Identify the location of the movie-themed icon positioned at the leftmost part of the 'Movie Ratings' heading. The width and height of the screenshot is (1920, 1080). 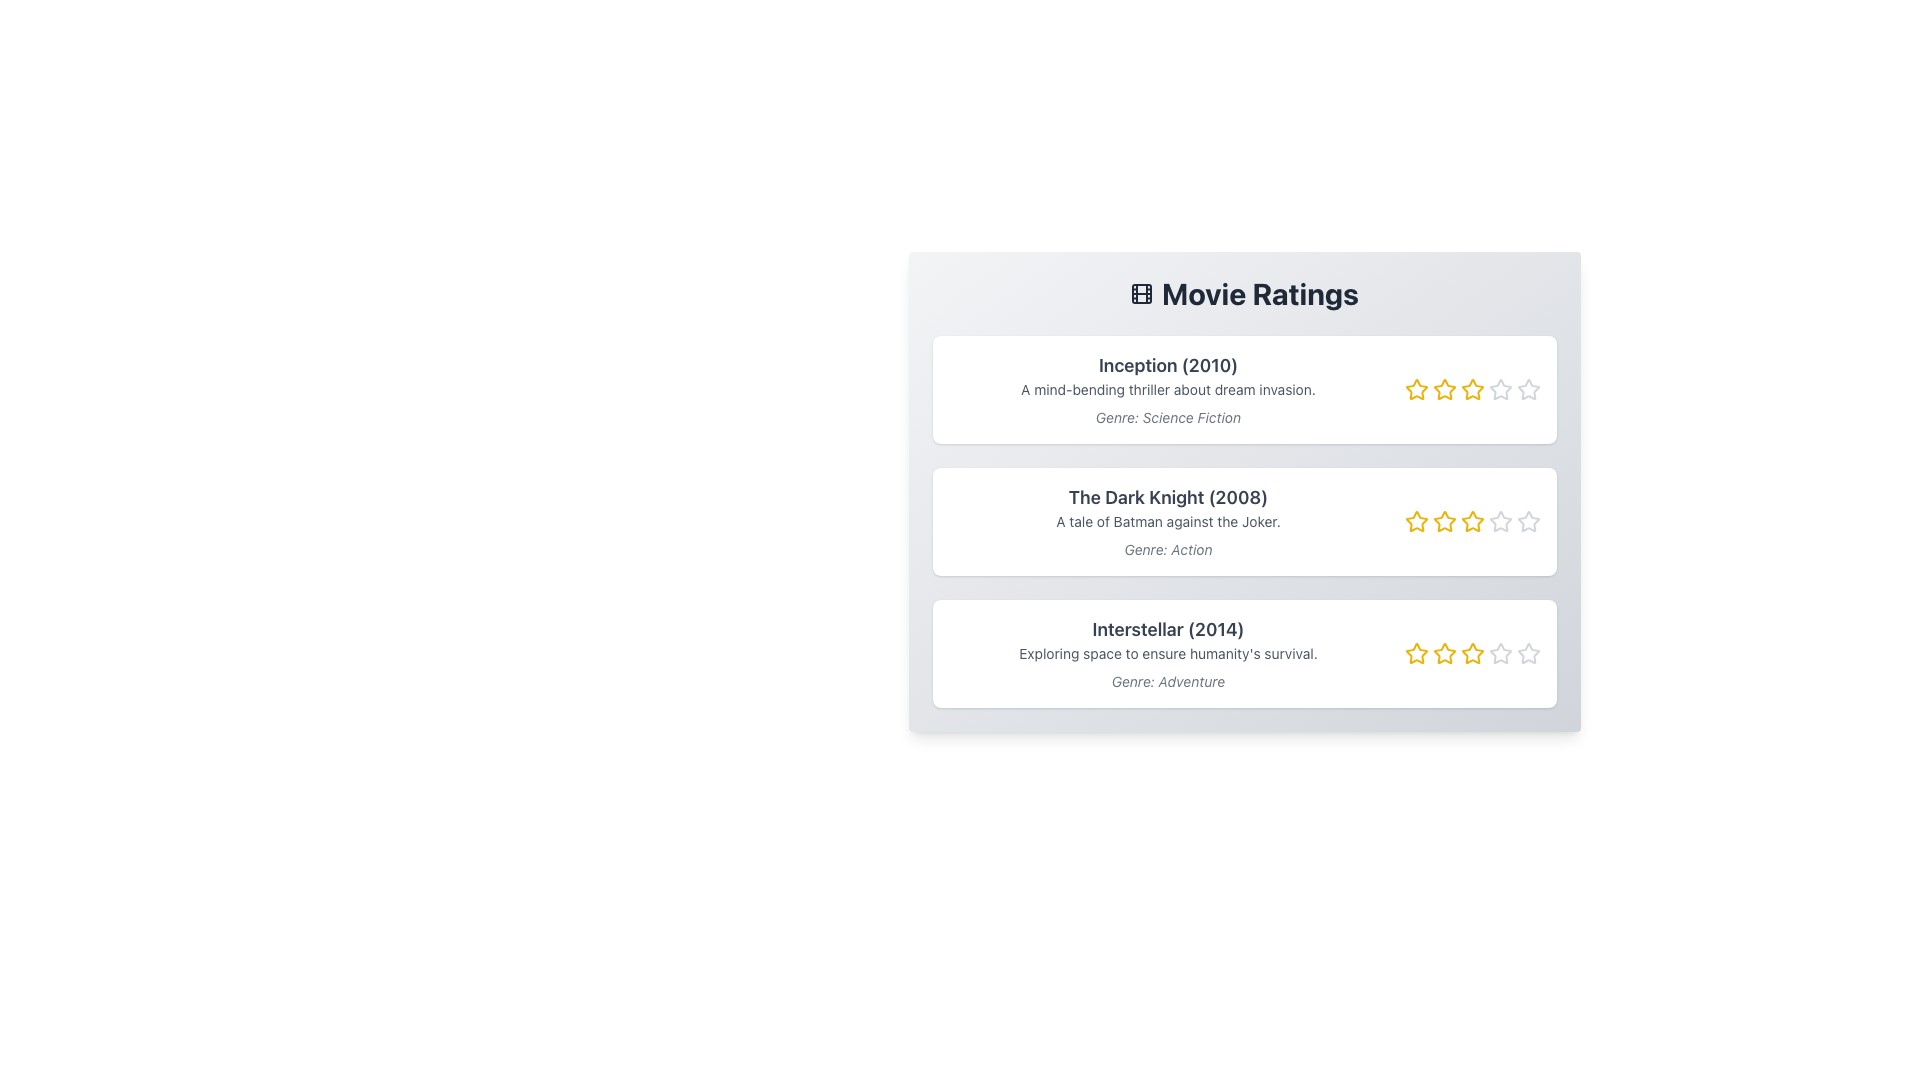
(1142, 293).